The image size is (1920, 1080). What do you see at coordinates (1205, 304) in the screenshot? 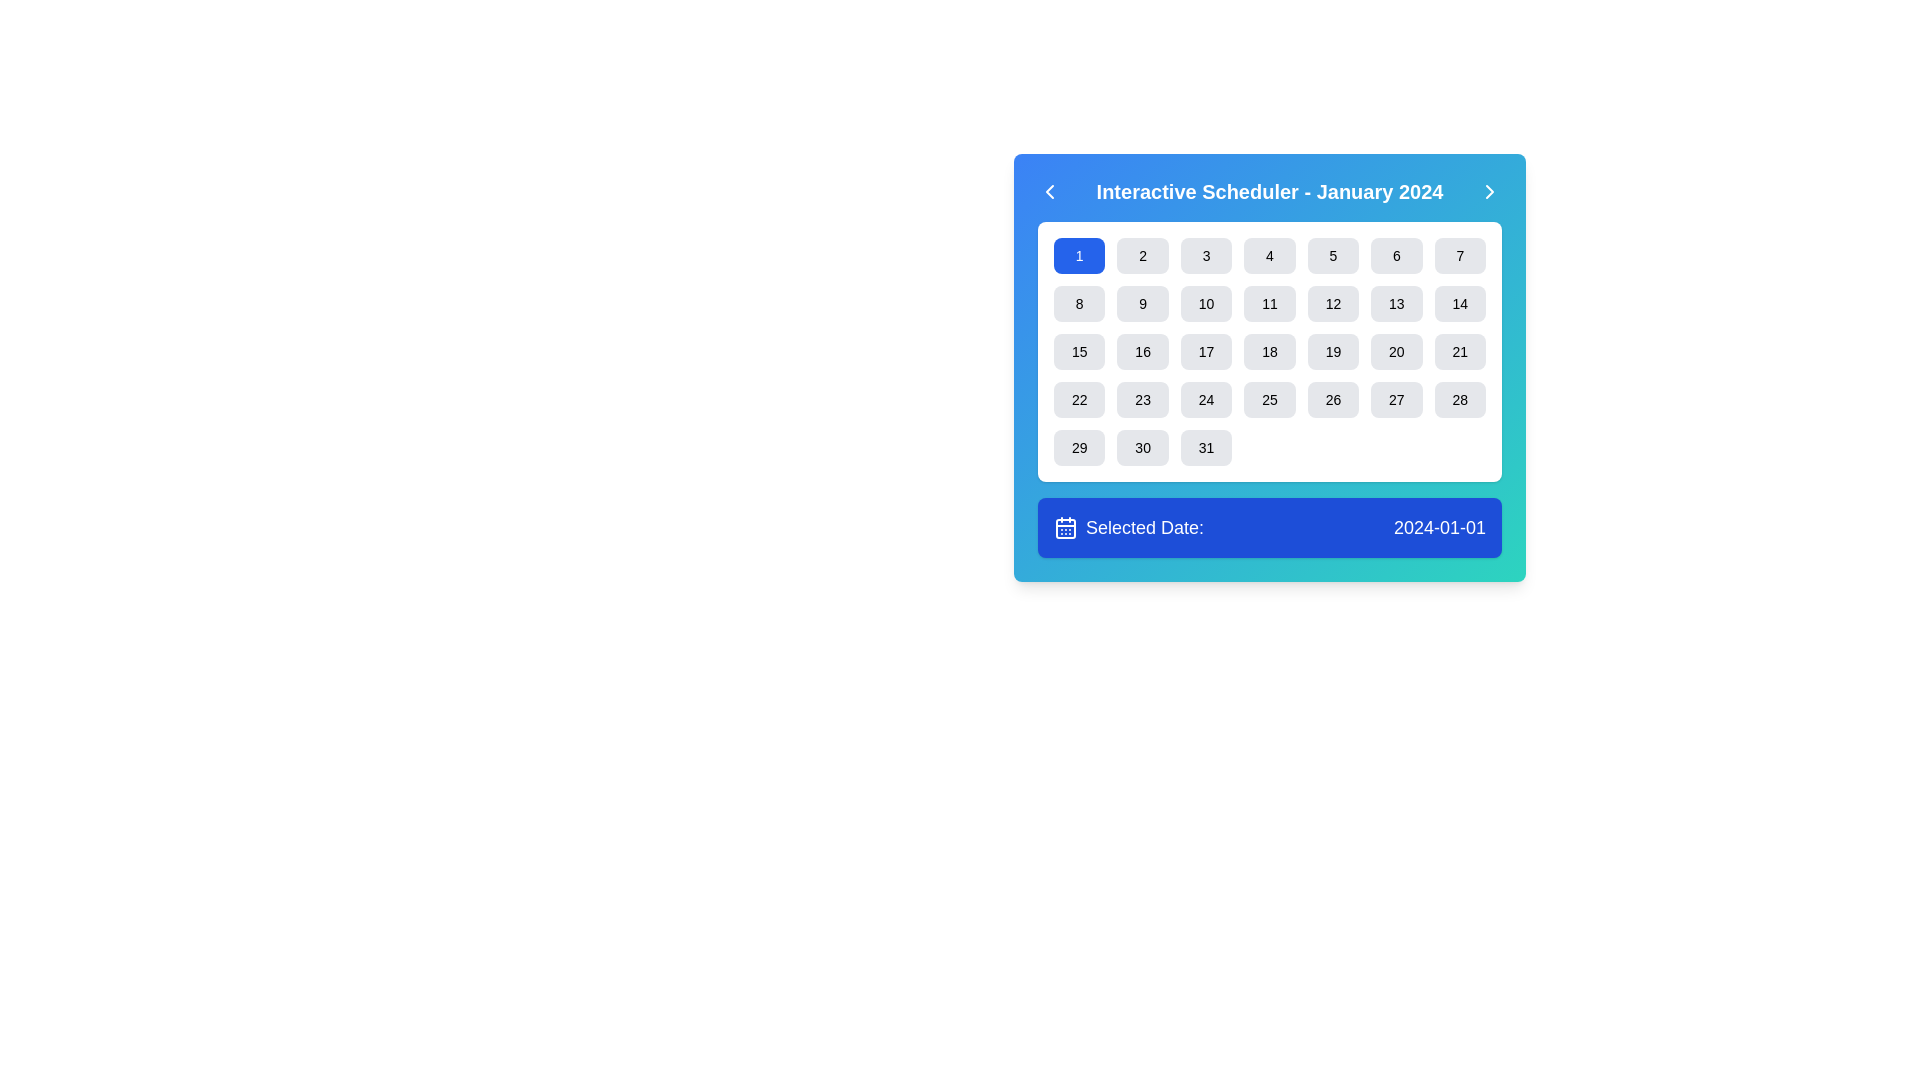
I see `the rectangular button with rounded corners and the text '10' in the calendar grid of the 'Interactive Scheduler - January 2024'` at bounding box center [1205, 304].